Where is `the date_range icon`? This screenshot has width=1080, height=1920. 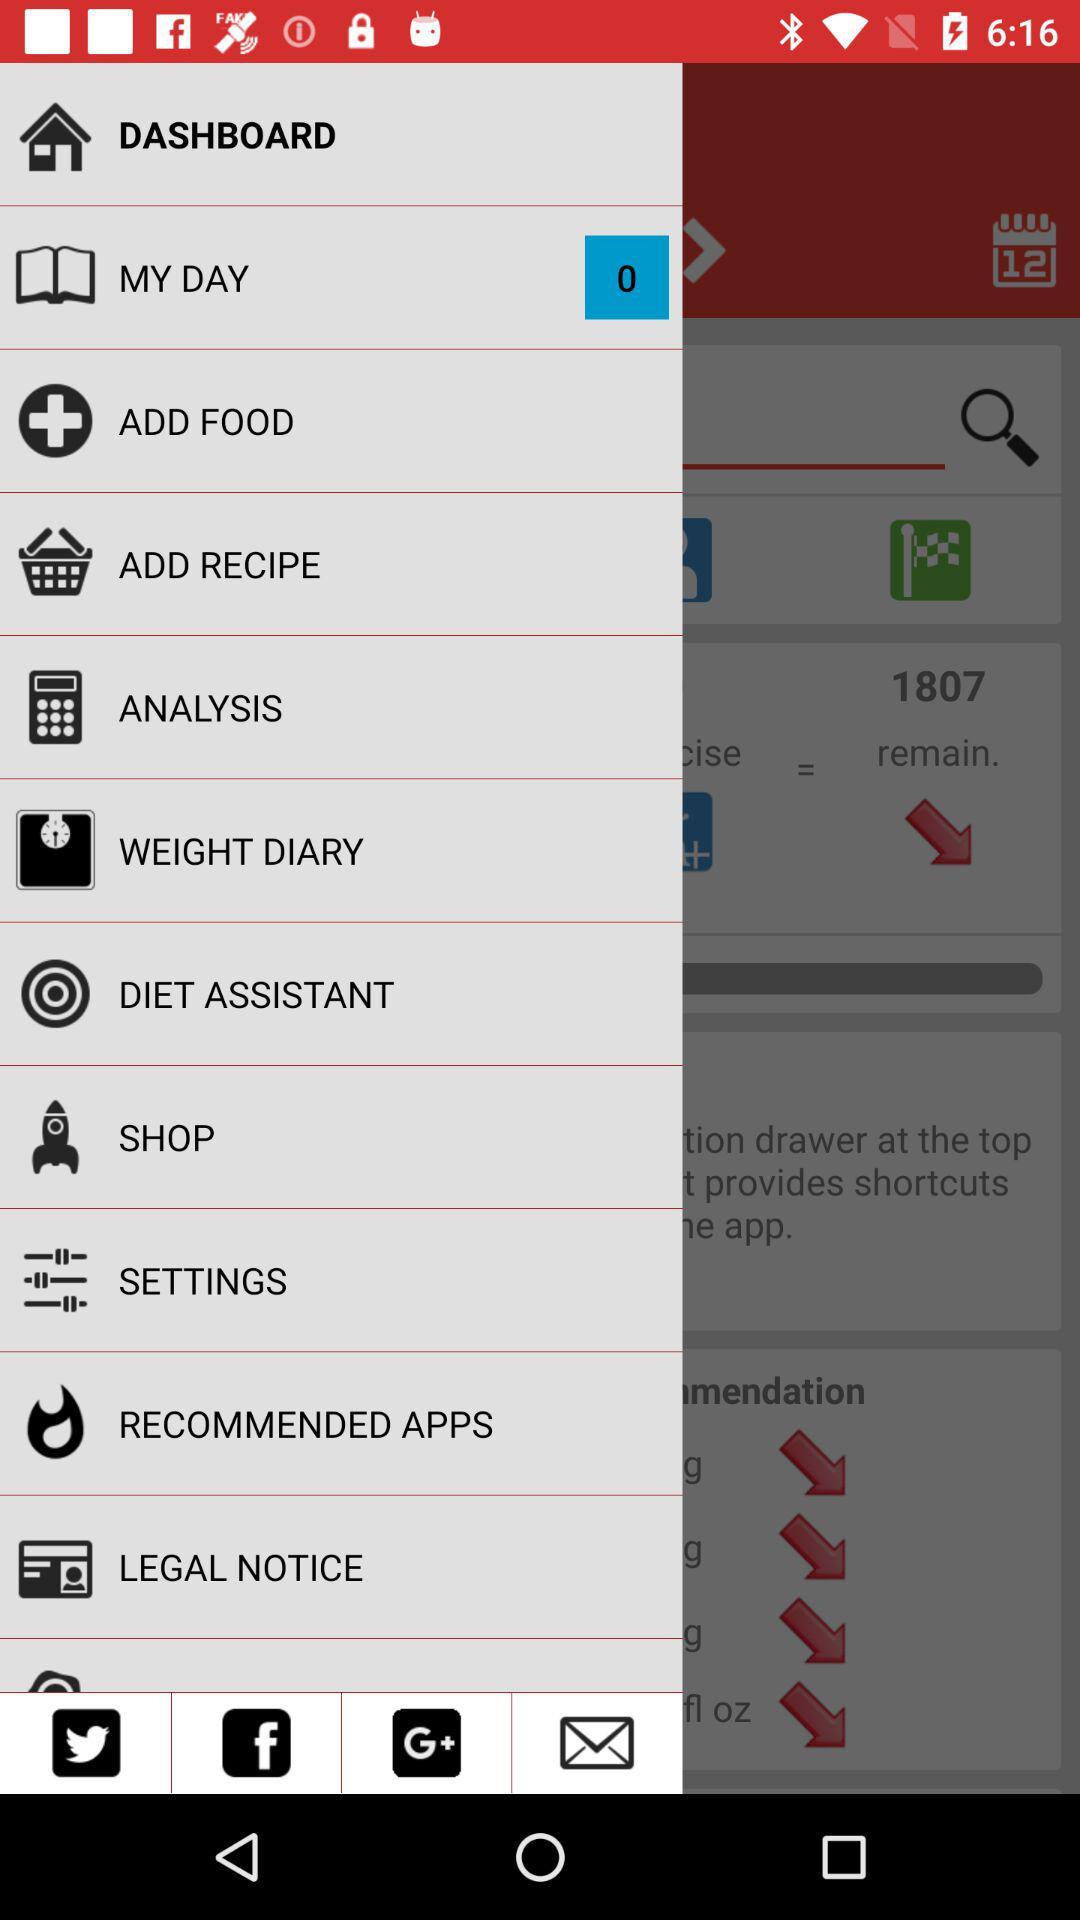
the date_range icon is located at coordinates (1024, 249).